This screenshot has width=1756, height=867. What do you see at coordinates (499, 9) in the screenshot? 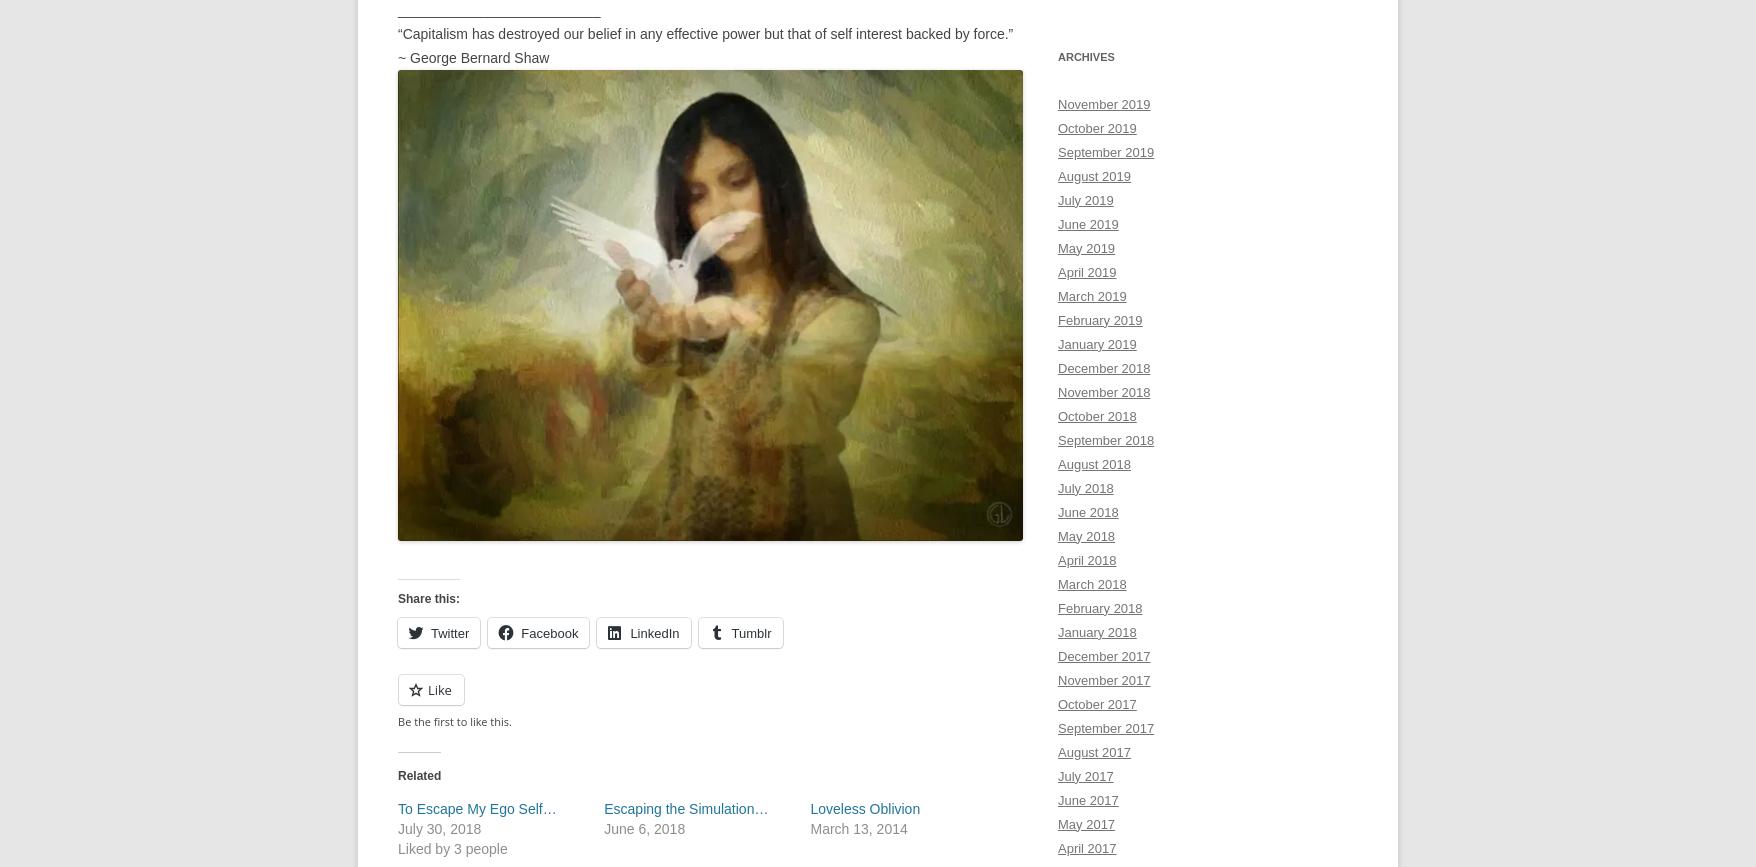
I see `'__________________________'` at bounding box center [499, 9].